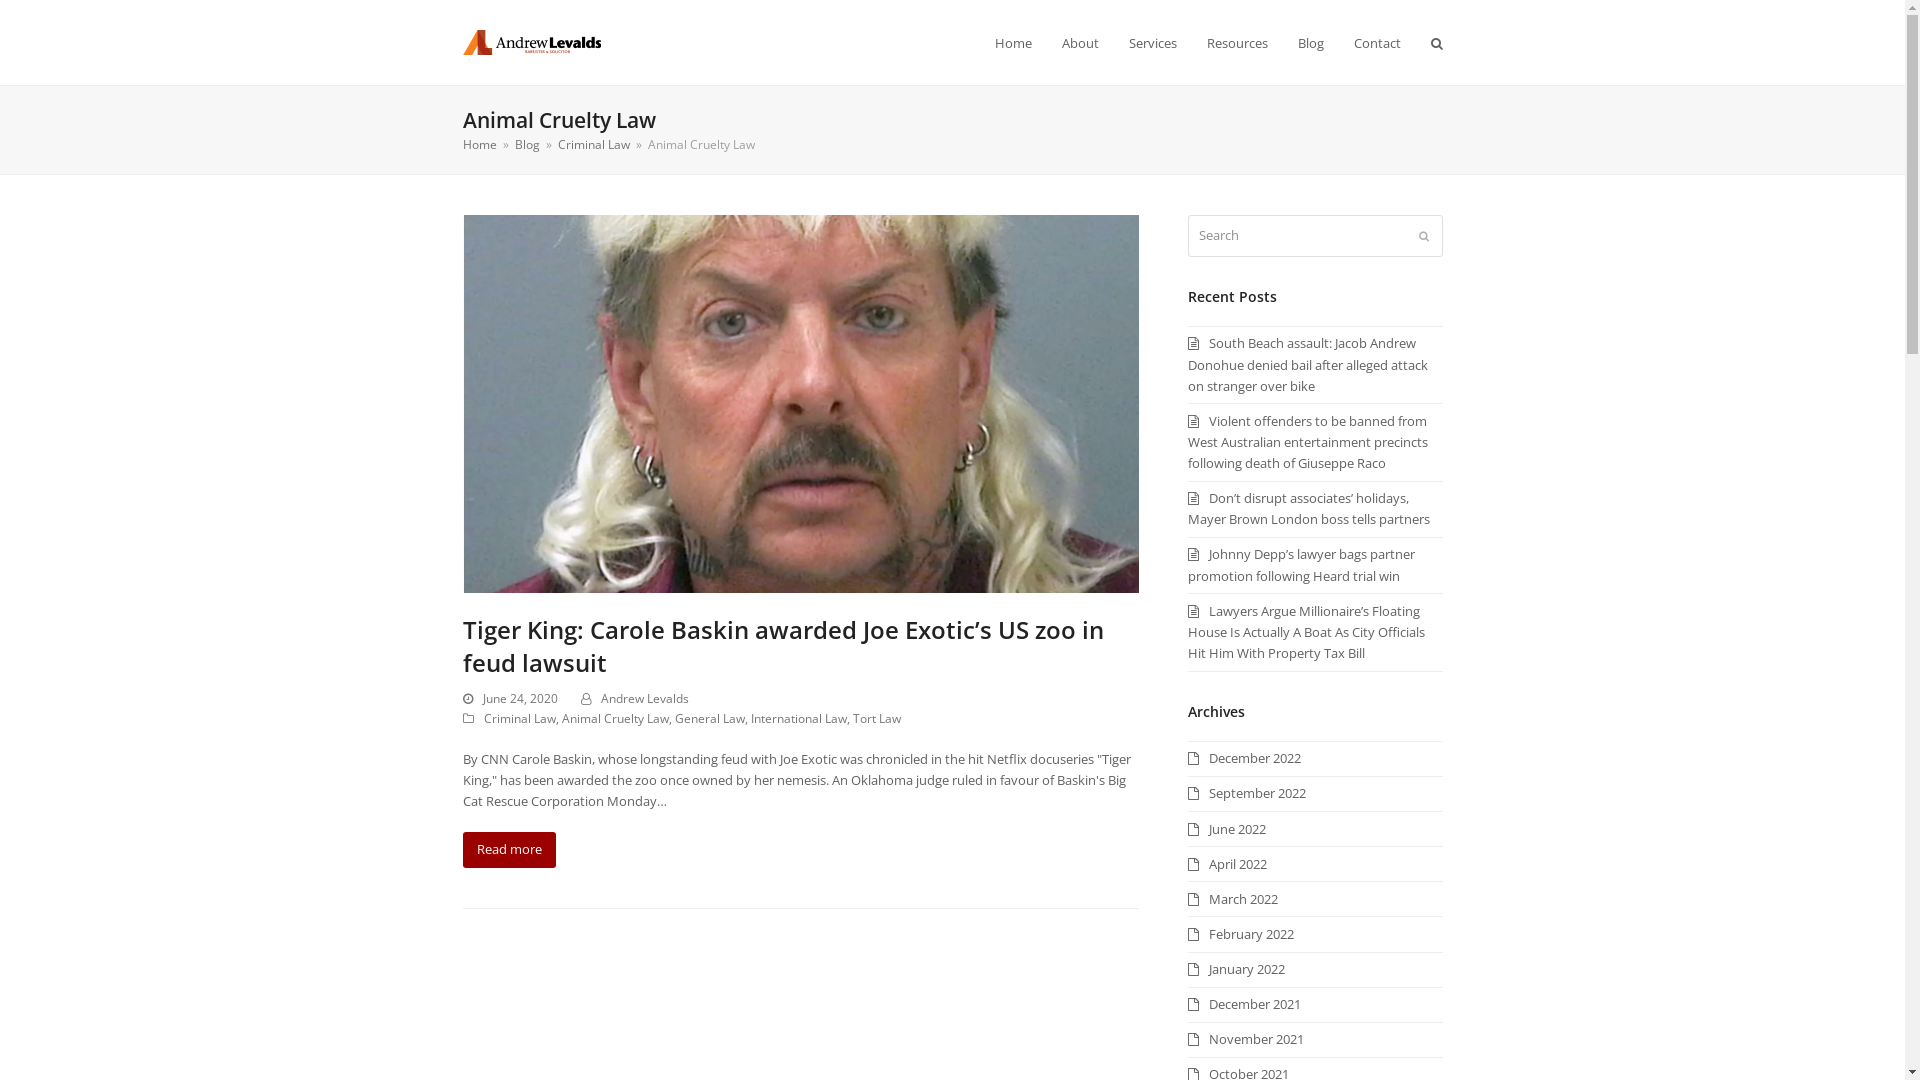  I want to click on 'Submit', so click(1421, 234).